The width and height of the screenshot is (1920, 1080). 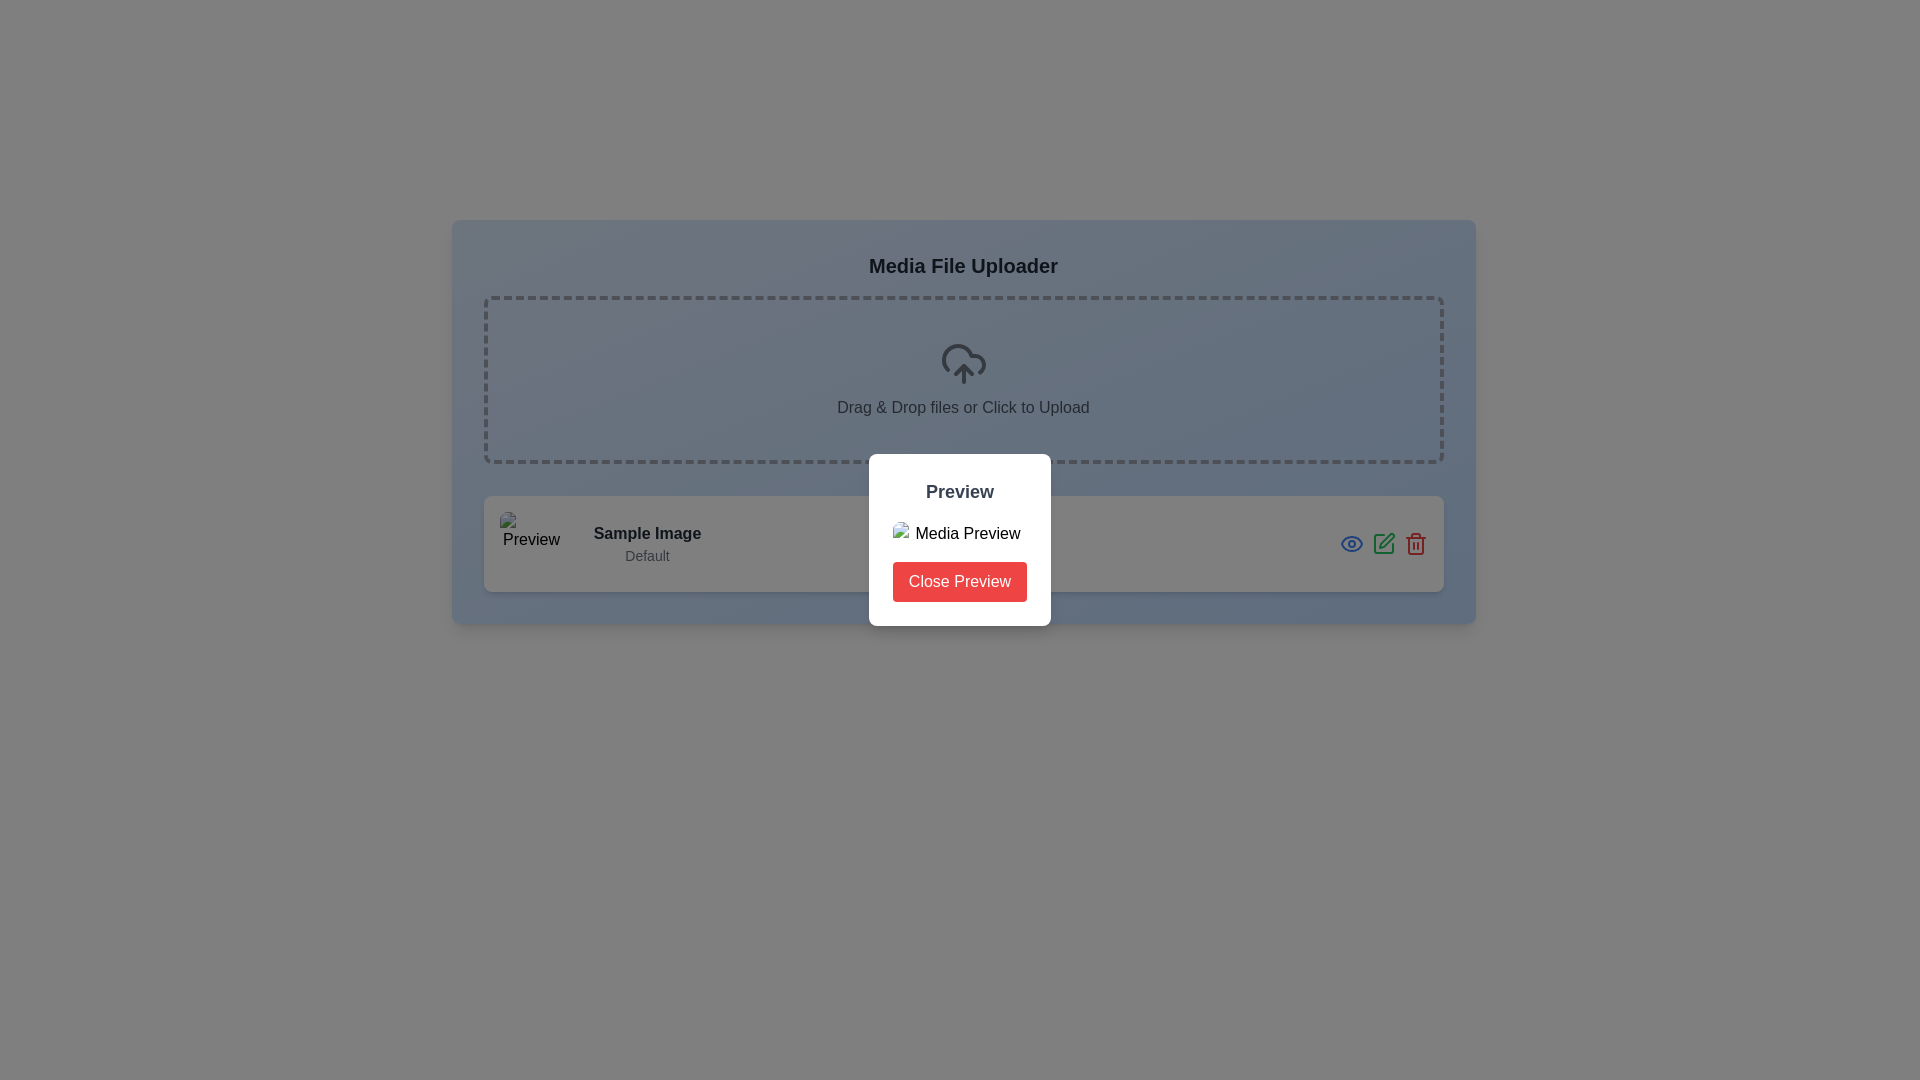 What do you see at coordinates (1382, 543) in the screenshot?
I see `the green pen icon located next to the blue eye icon, which is the second in a row of interactive icons` at bounding box center [1382, 543].